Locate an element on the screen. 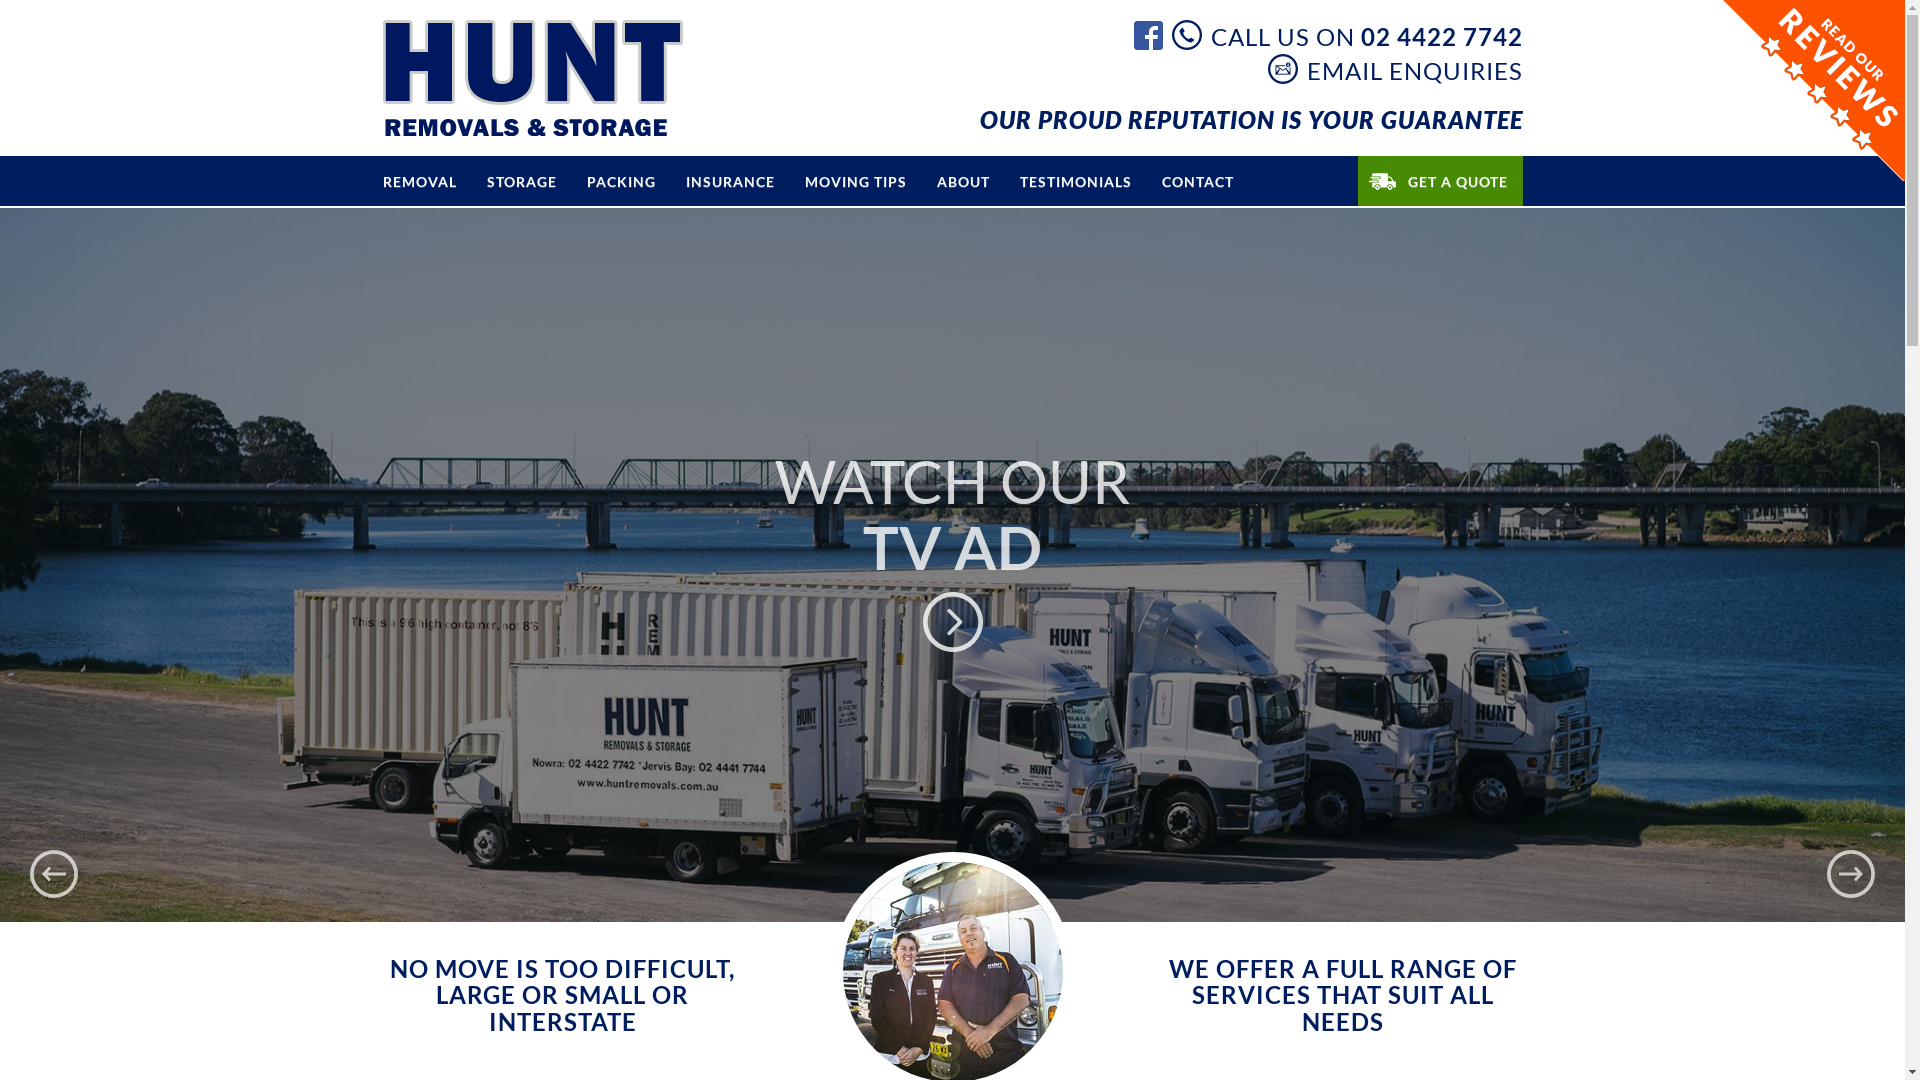 The width and height of the screenshot is (1920, 1080). 'TESTIMONIALS' is located at coordinates (1074, 181).